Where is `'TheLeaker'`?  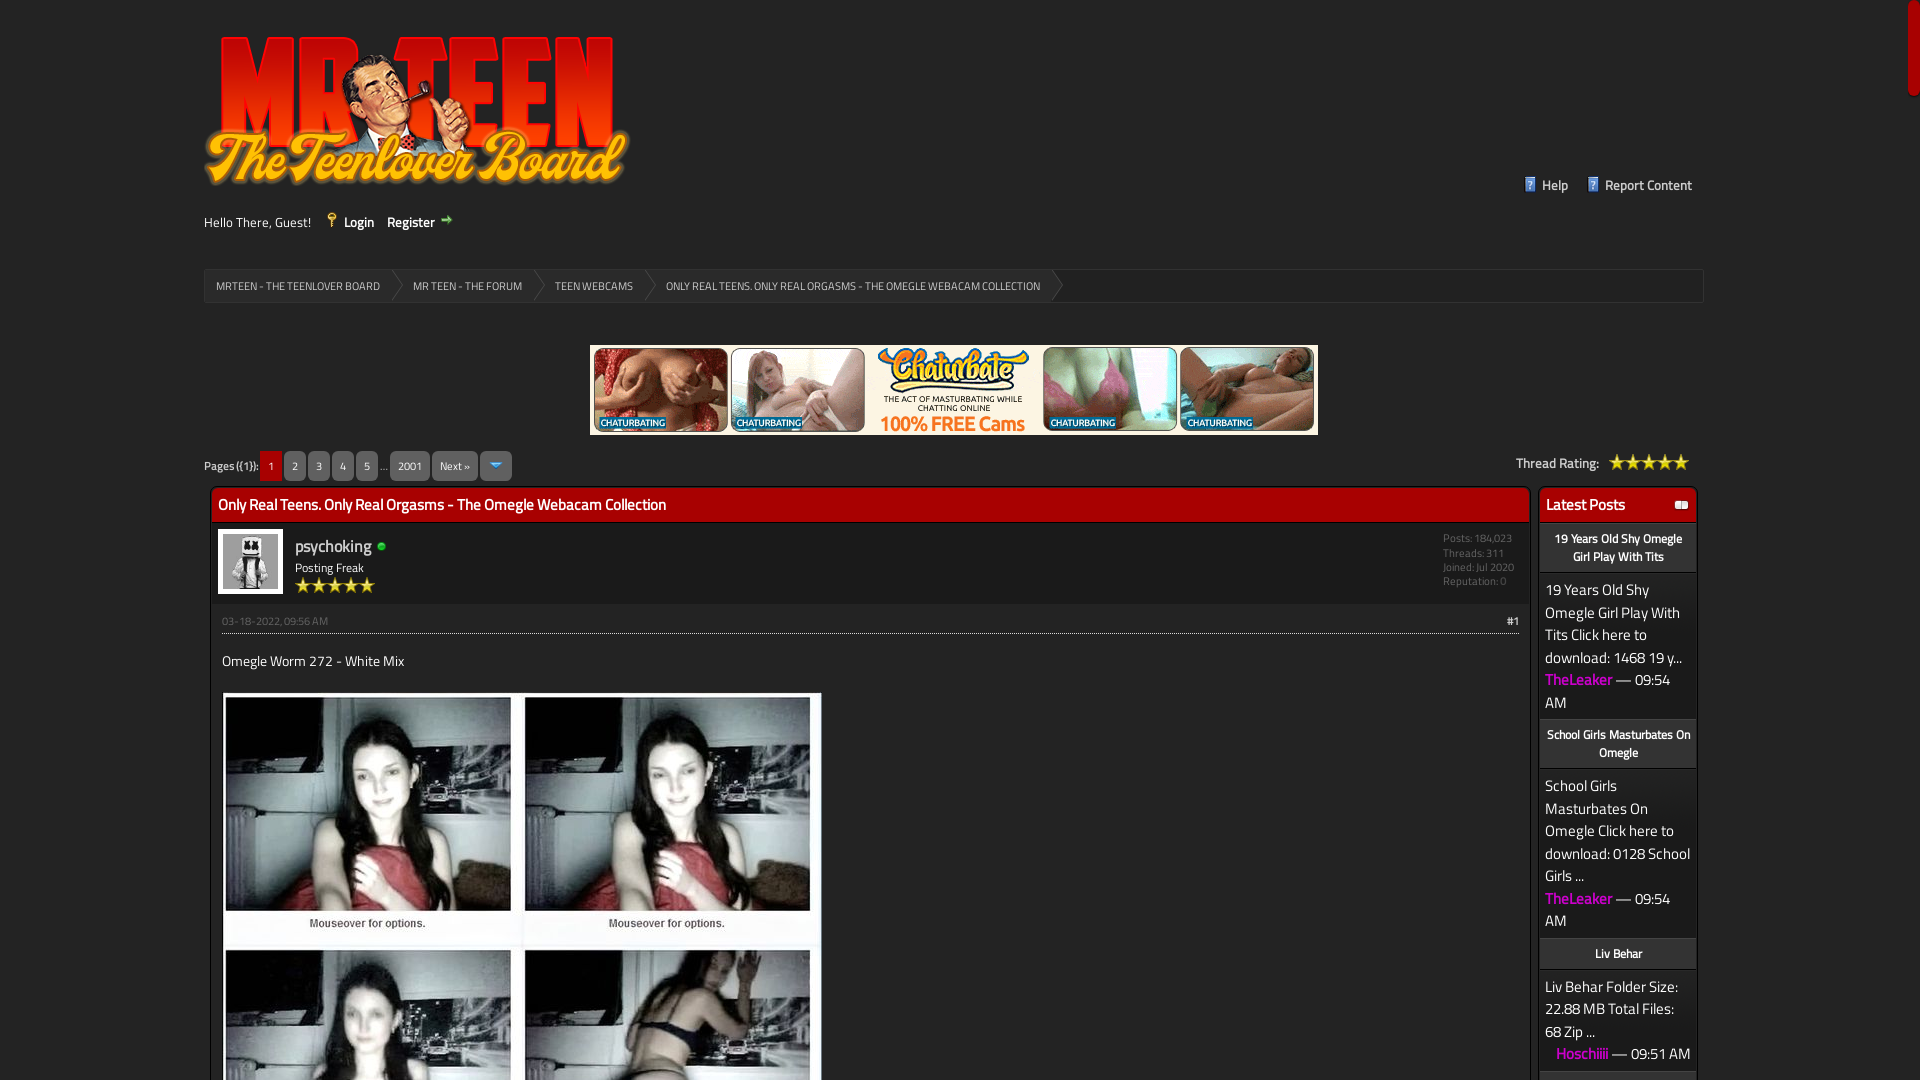
'TheLeaker' is located at coordinates (1577, 678).